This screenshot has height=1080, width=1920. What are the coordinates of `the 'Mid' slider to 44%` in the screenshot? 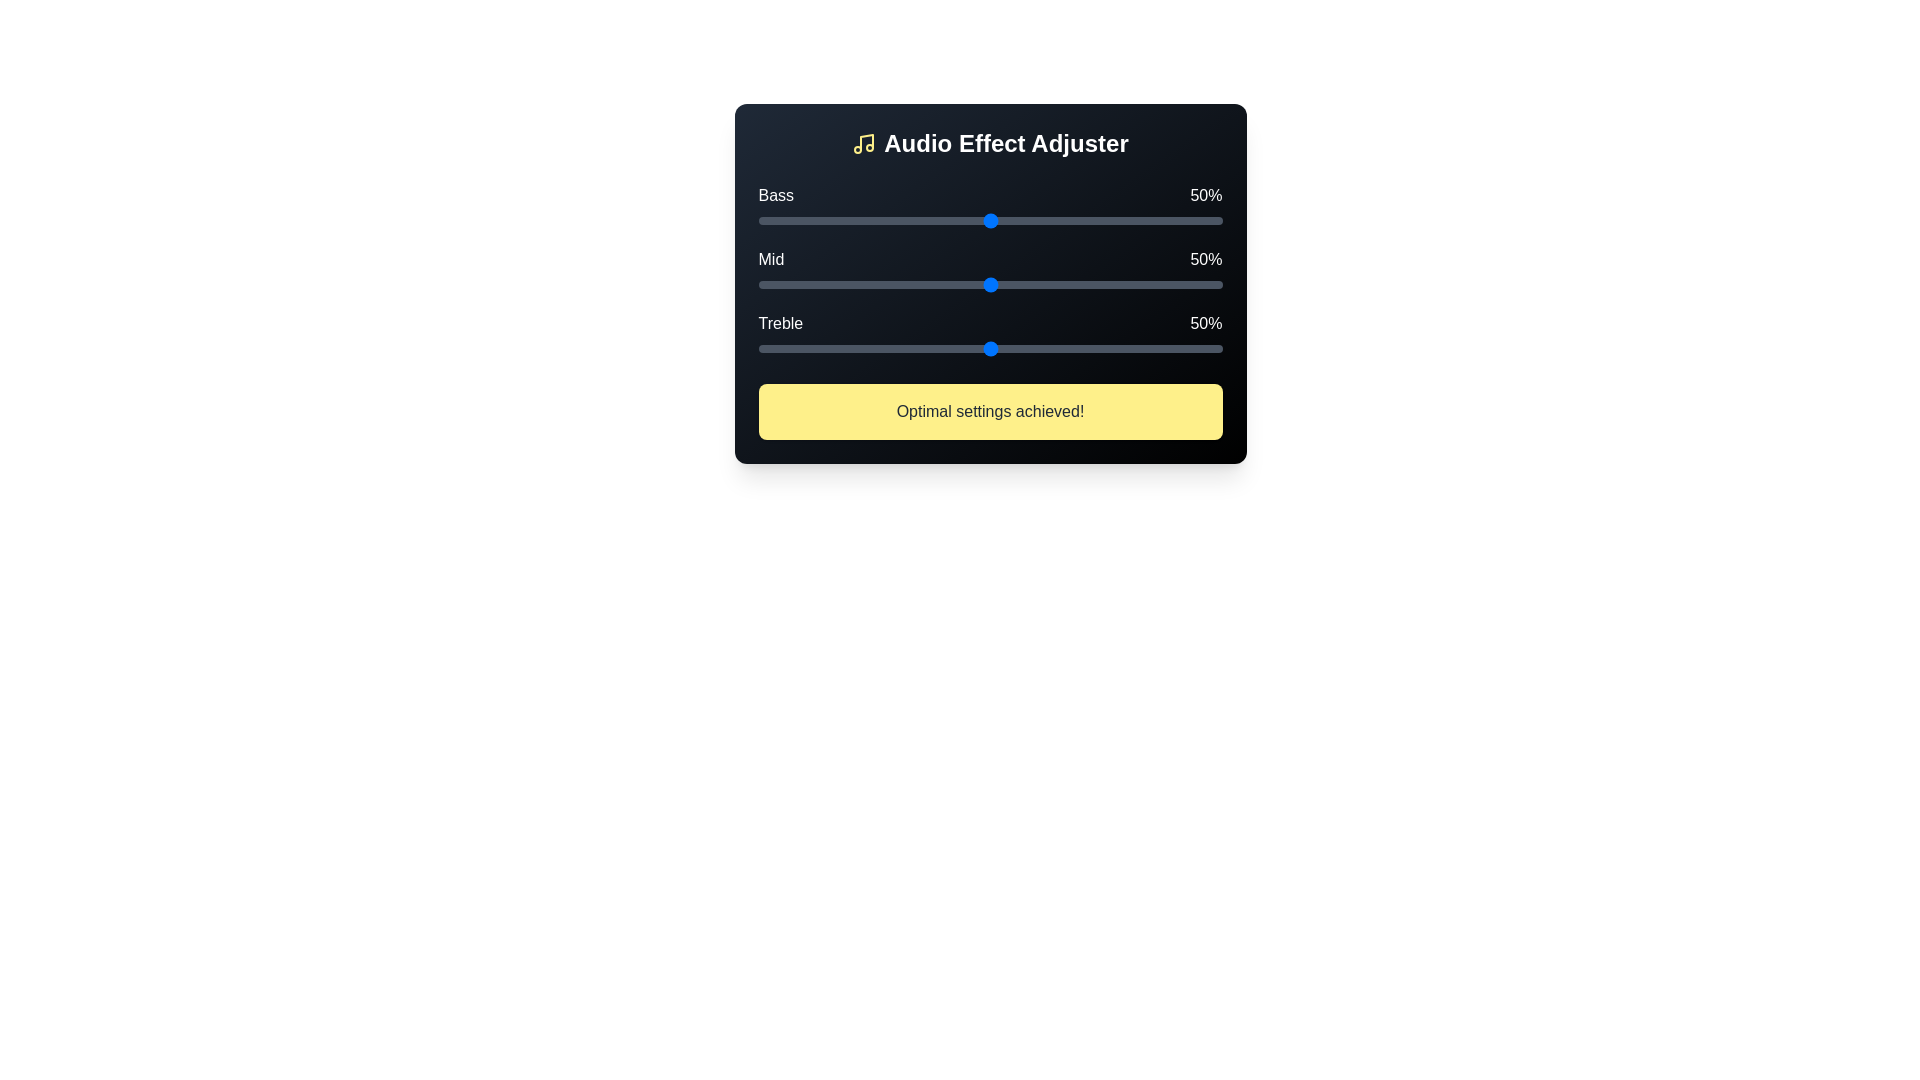 It's located at (962, 285).